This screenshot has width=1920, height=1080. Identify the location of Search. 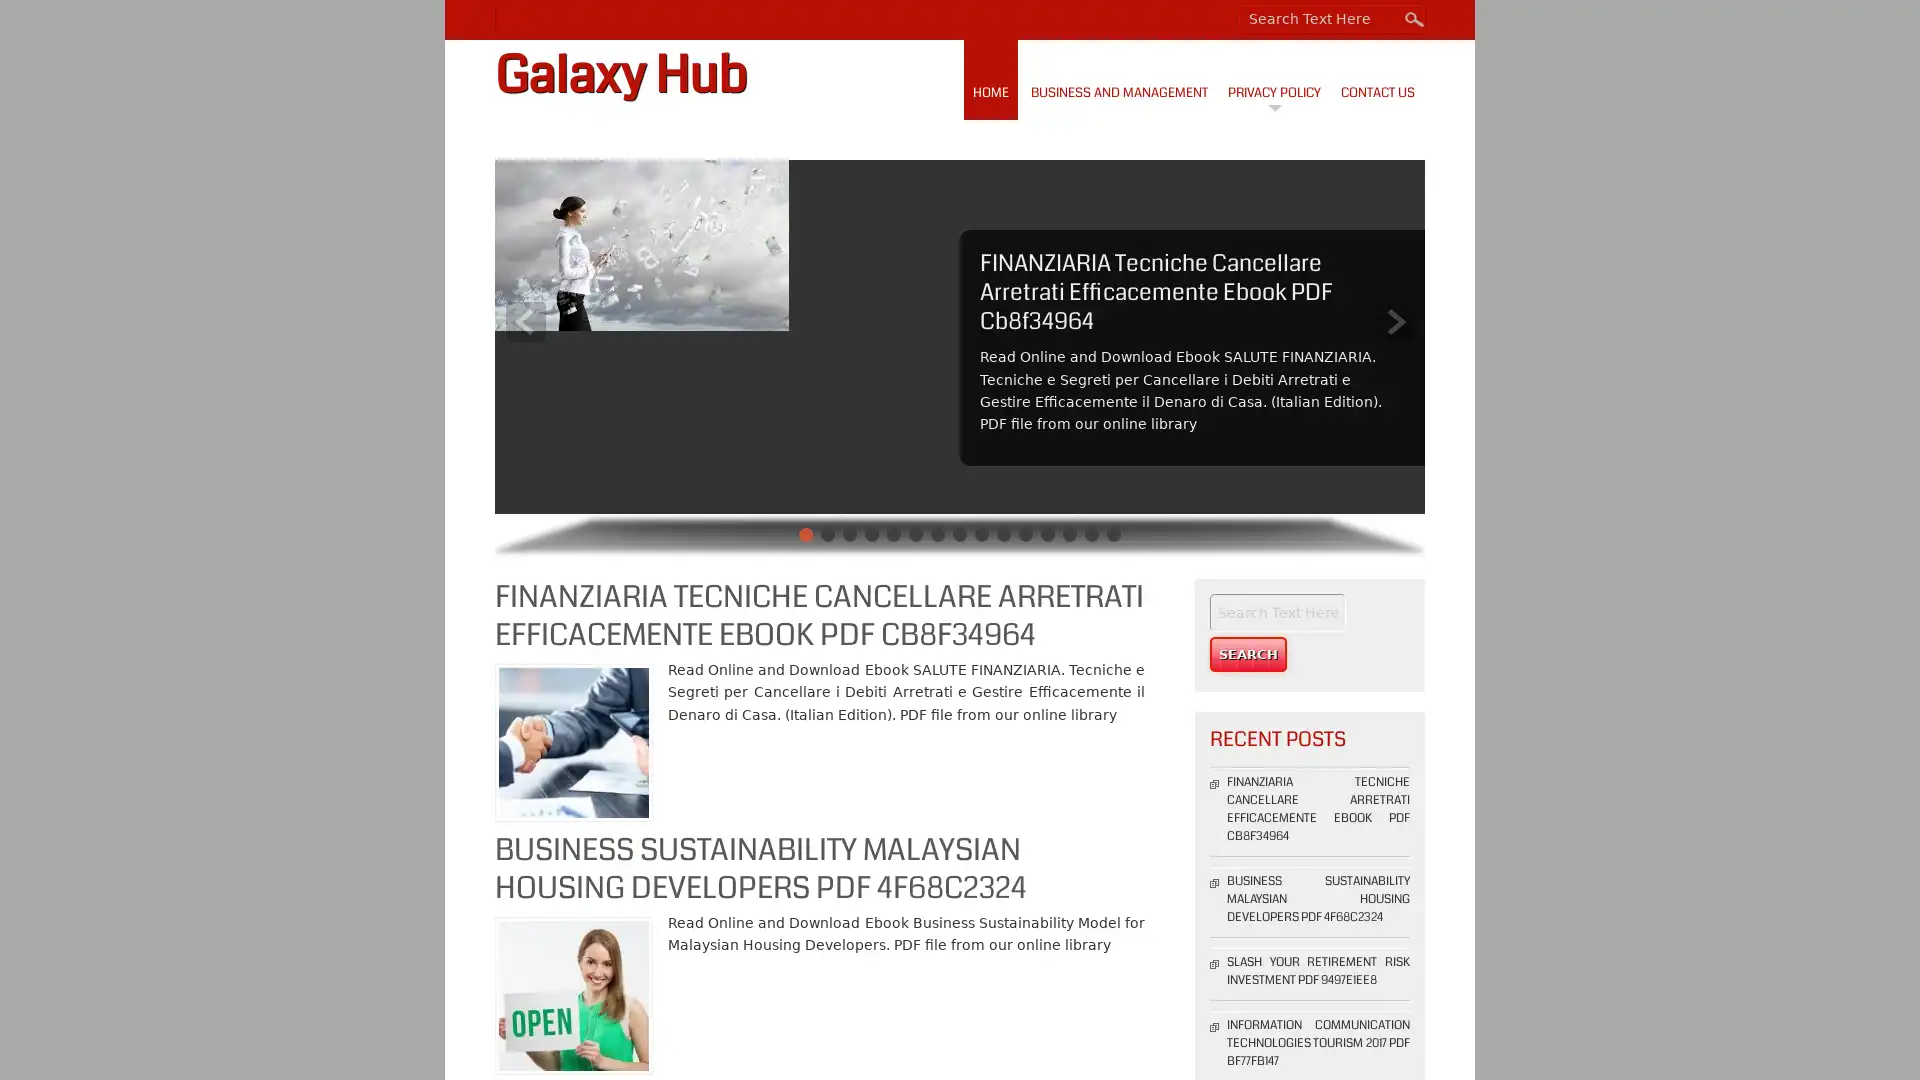
(1247, 654).